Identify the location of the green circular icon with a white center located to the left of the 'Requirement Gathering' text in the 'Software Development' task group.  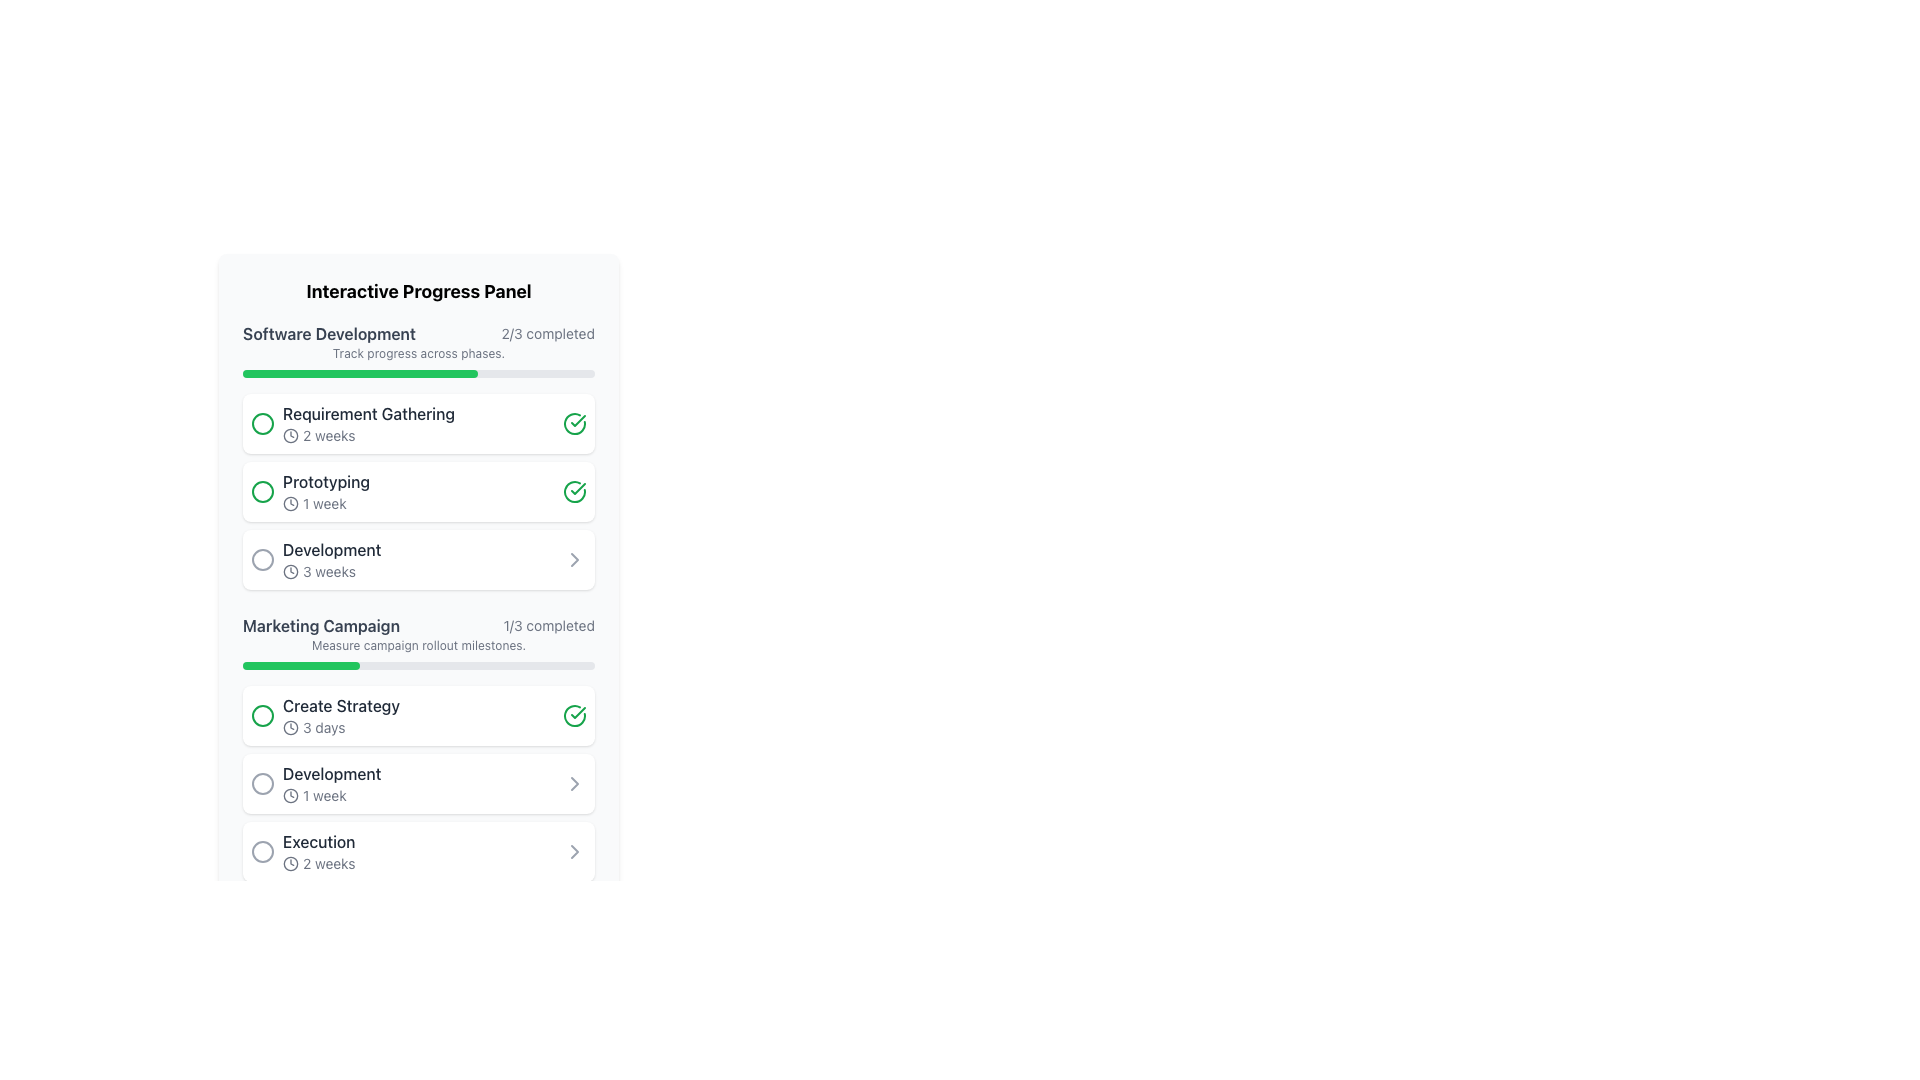
(262, 423).